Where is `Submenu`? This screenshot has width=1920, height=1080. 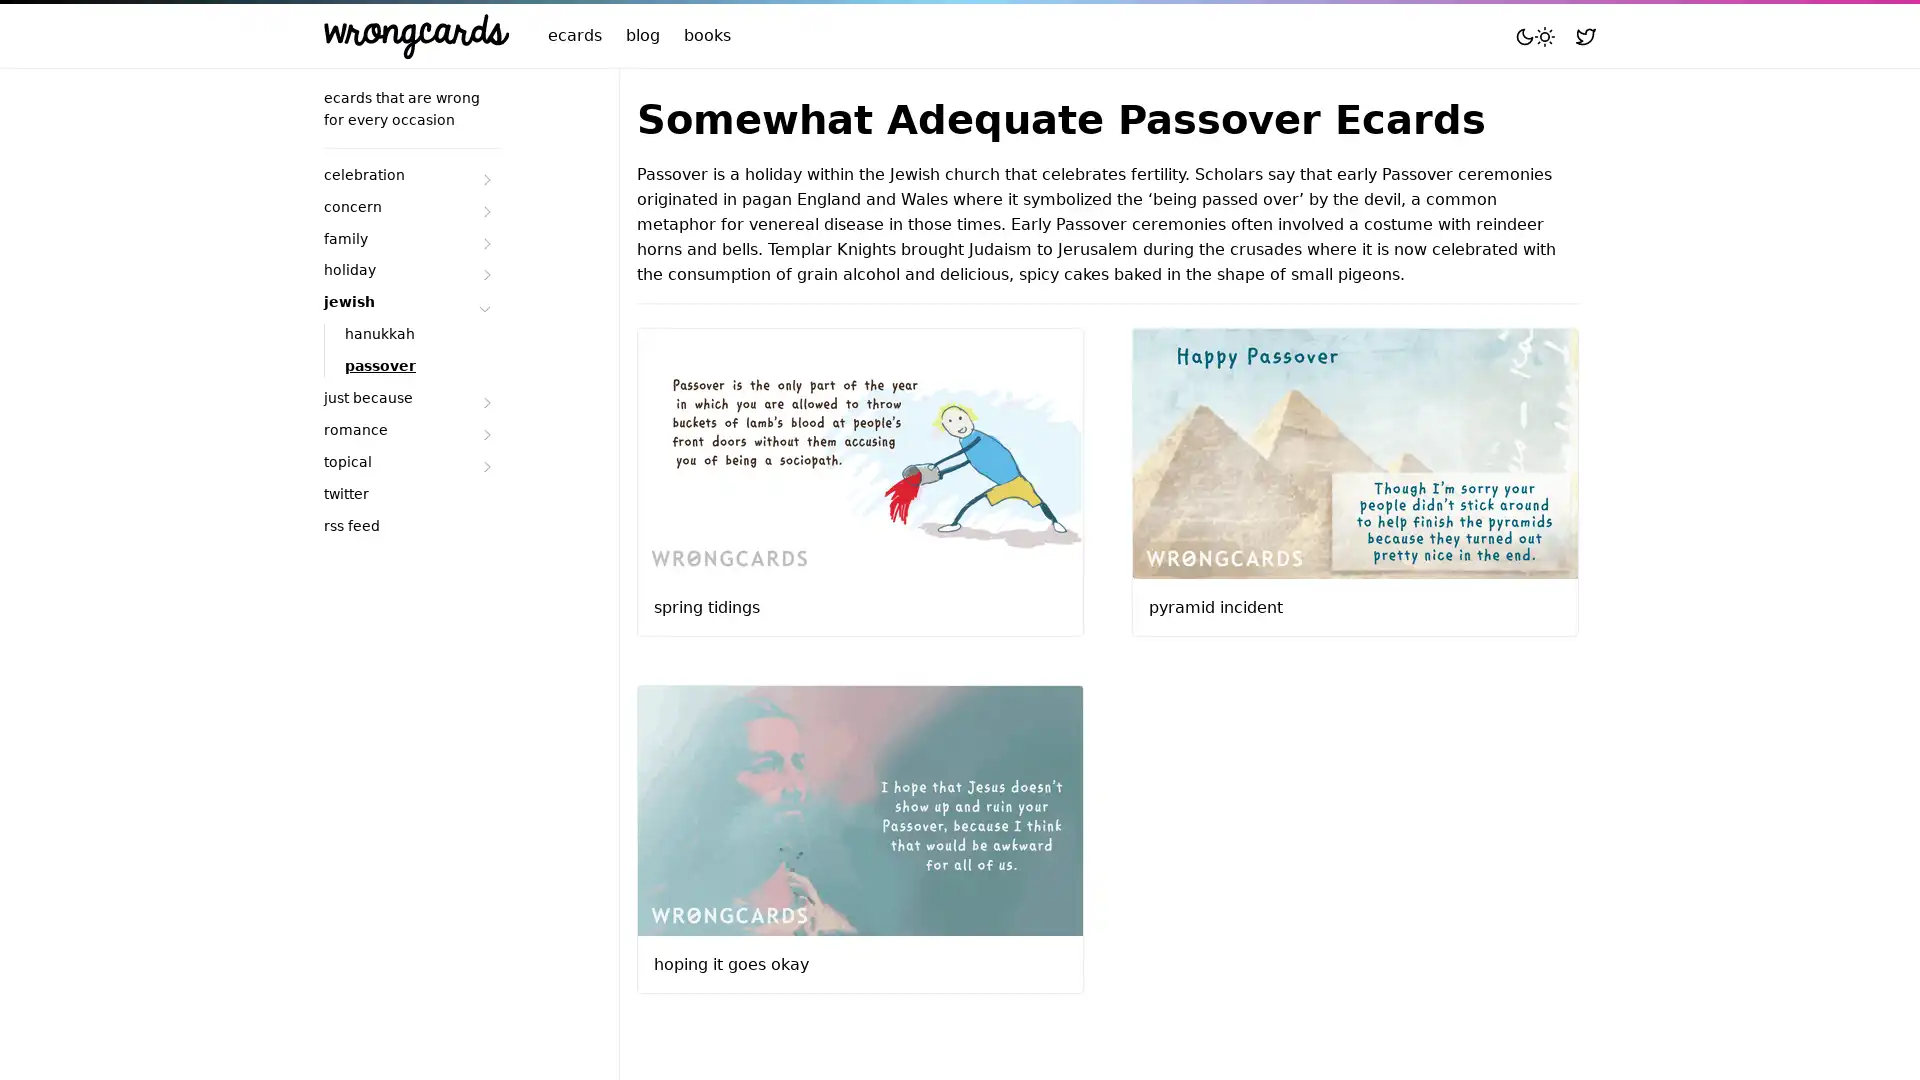 Submenu is located at coordinates (484, 307).